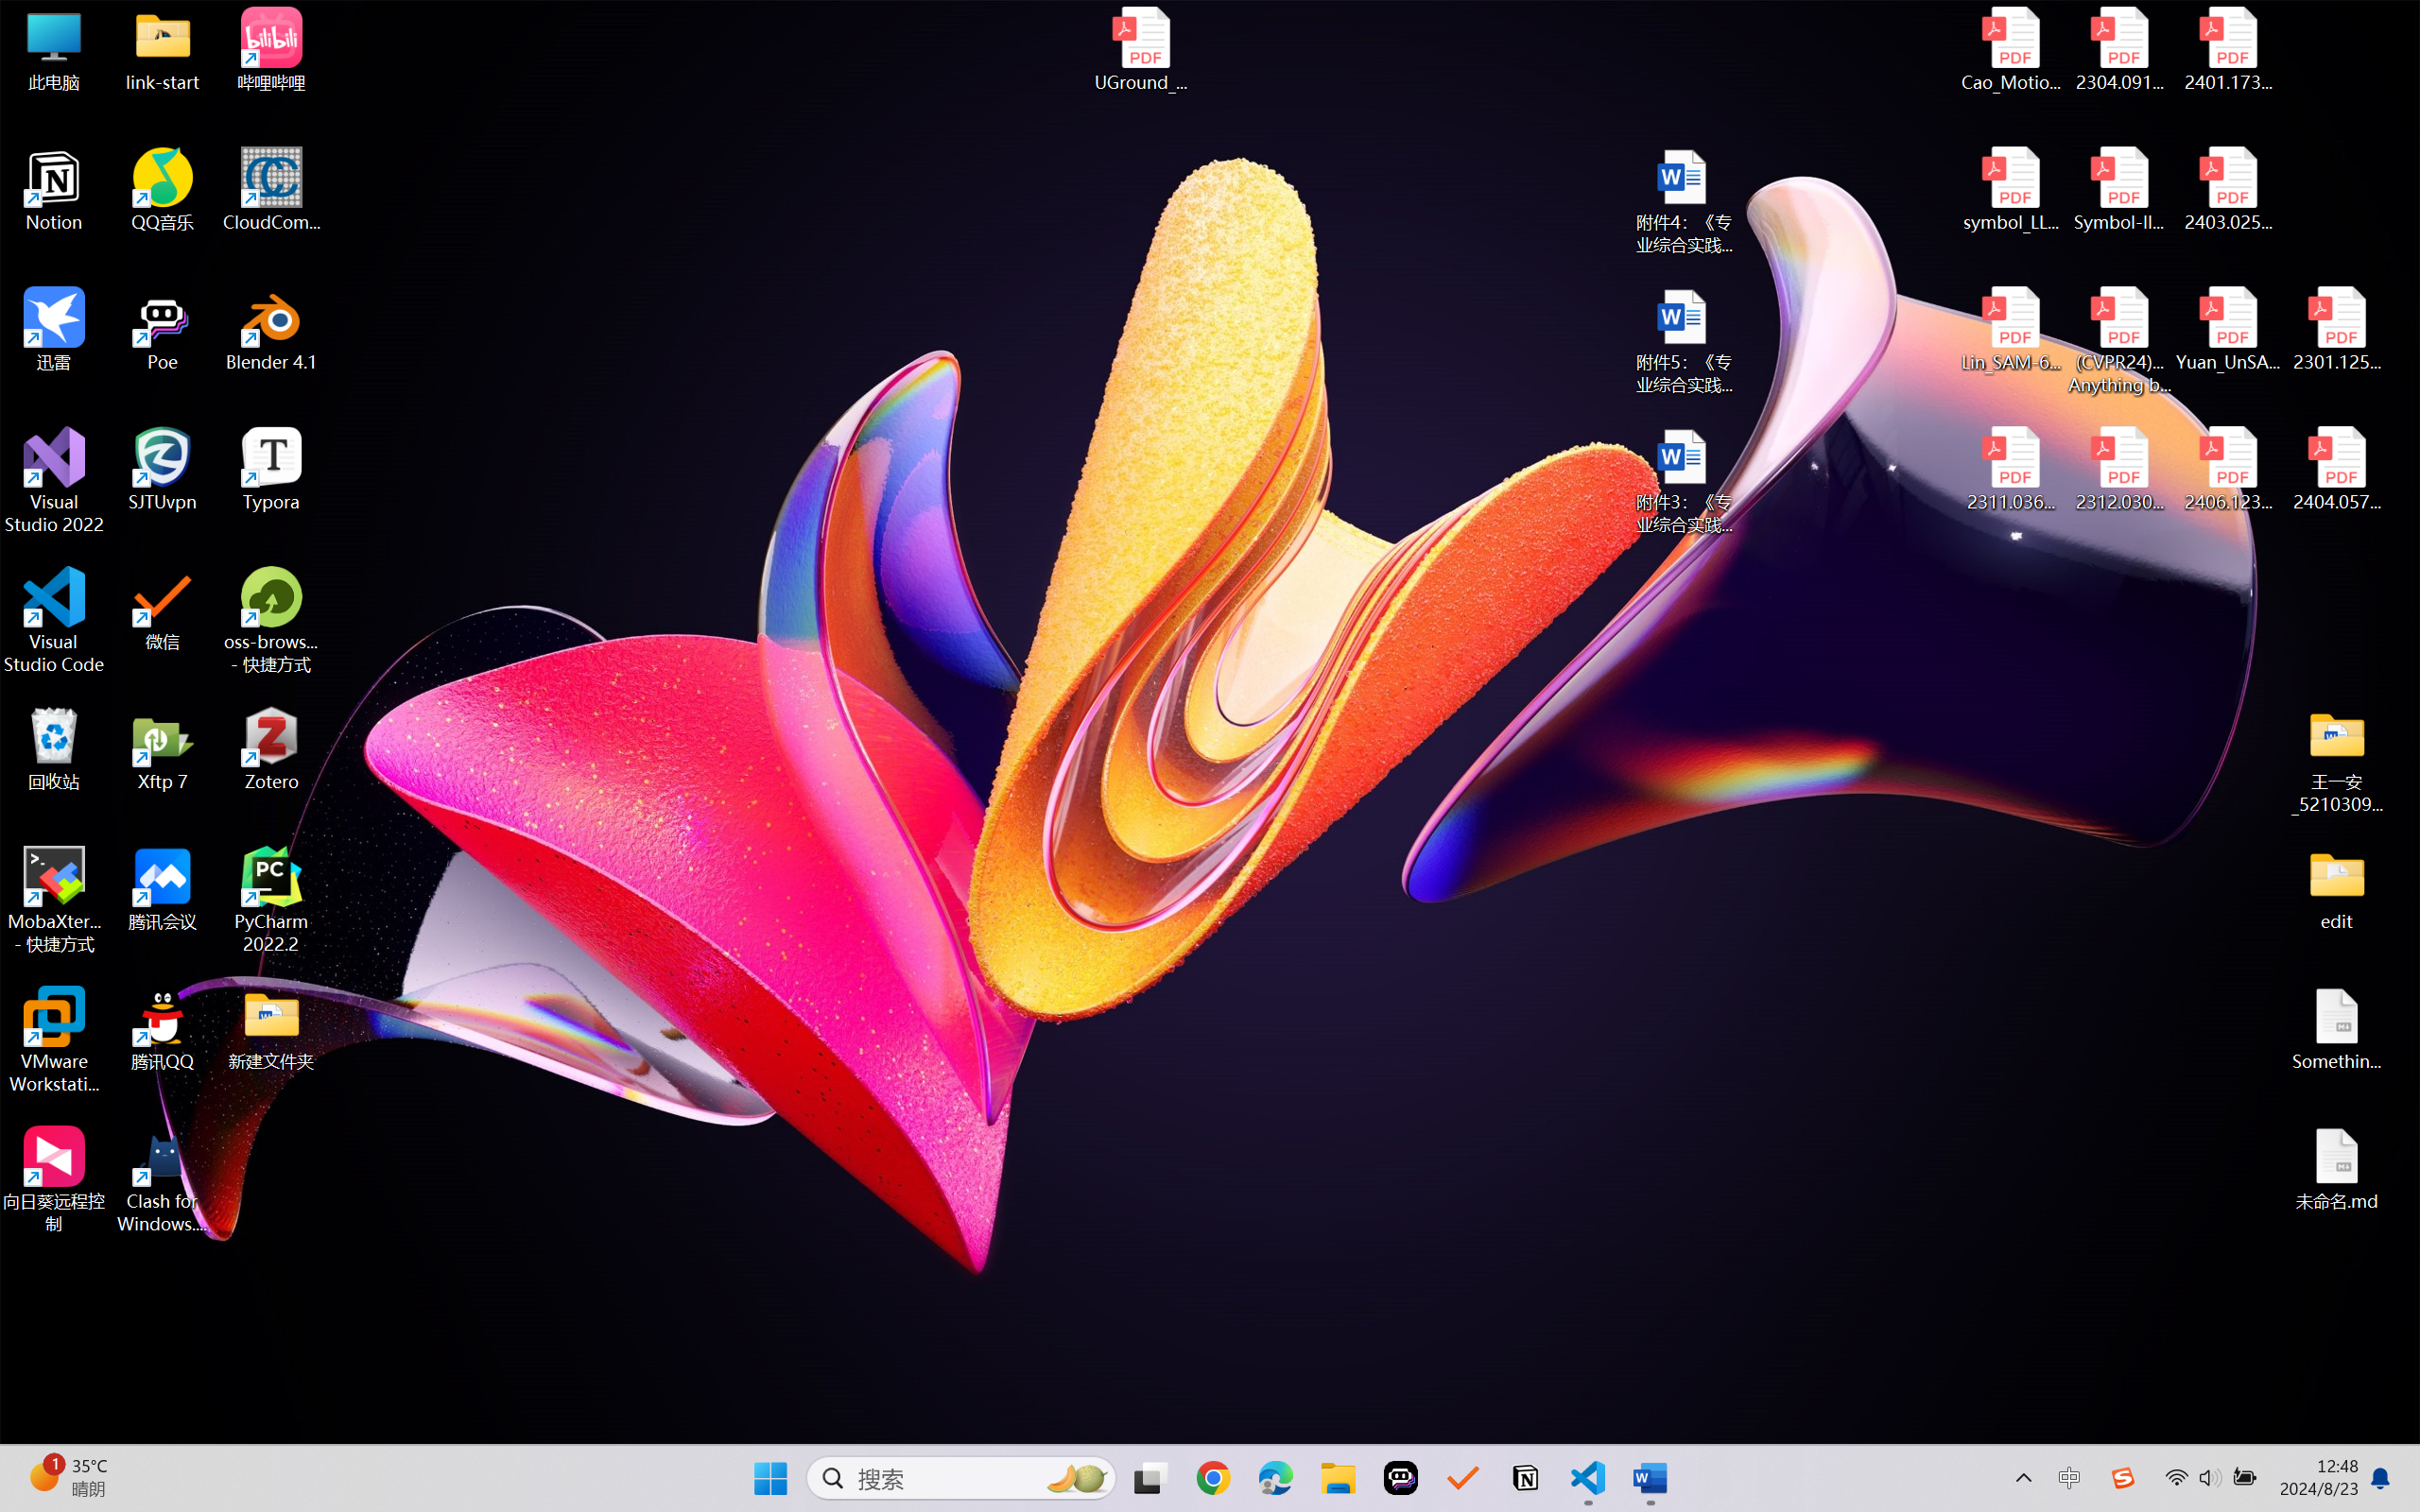 This screenshot has width=2420, height=1512. What do you see at coordinates (2226, 190) in the screenshot?
I see `'2403.02502v1.pdf'` at bounding box center [2226, 190].